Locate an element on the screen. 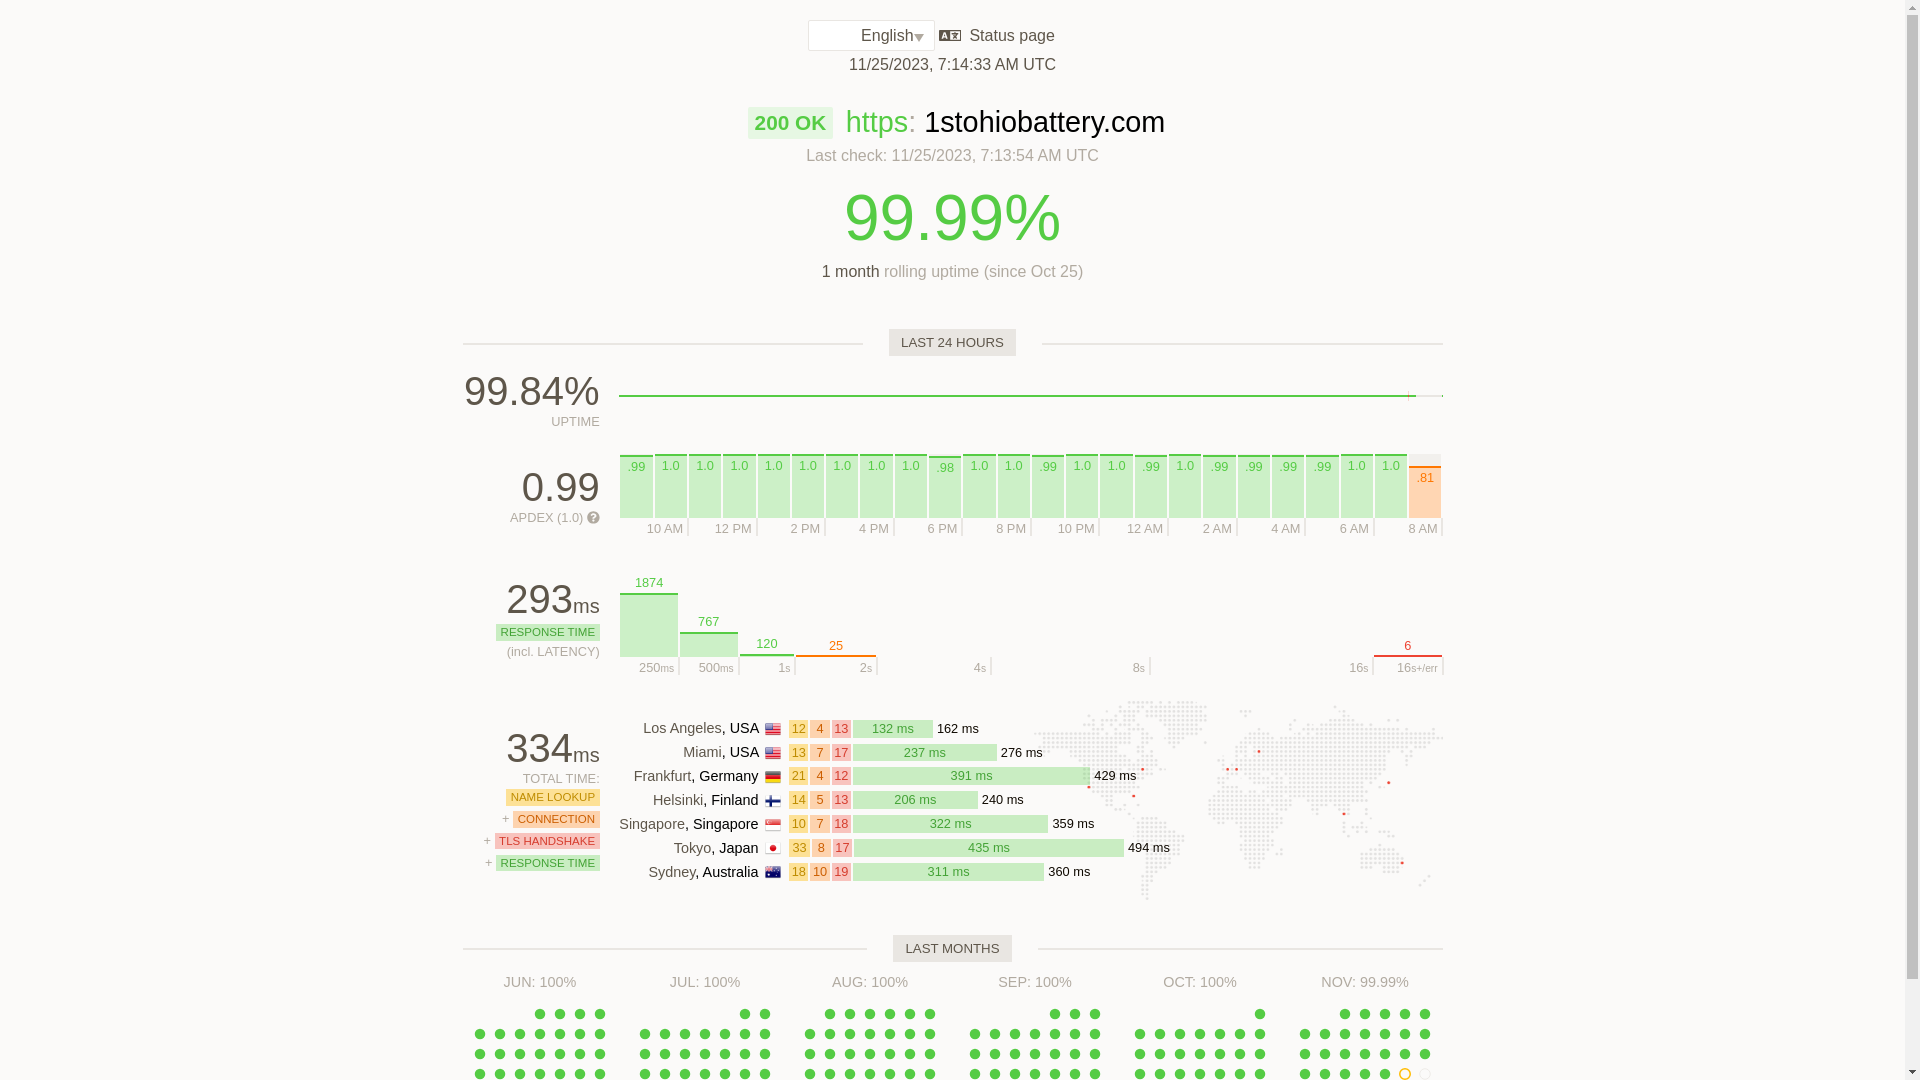  '<small>Jul 13:</small> No downtime' is located at coordinates (705, 1052).